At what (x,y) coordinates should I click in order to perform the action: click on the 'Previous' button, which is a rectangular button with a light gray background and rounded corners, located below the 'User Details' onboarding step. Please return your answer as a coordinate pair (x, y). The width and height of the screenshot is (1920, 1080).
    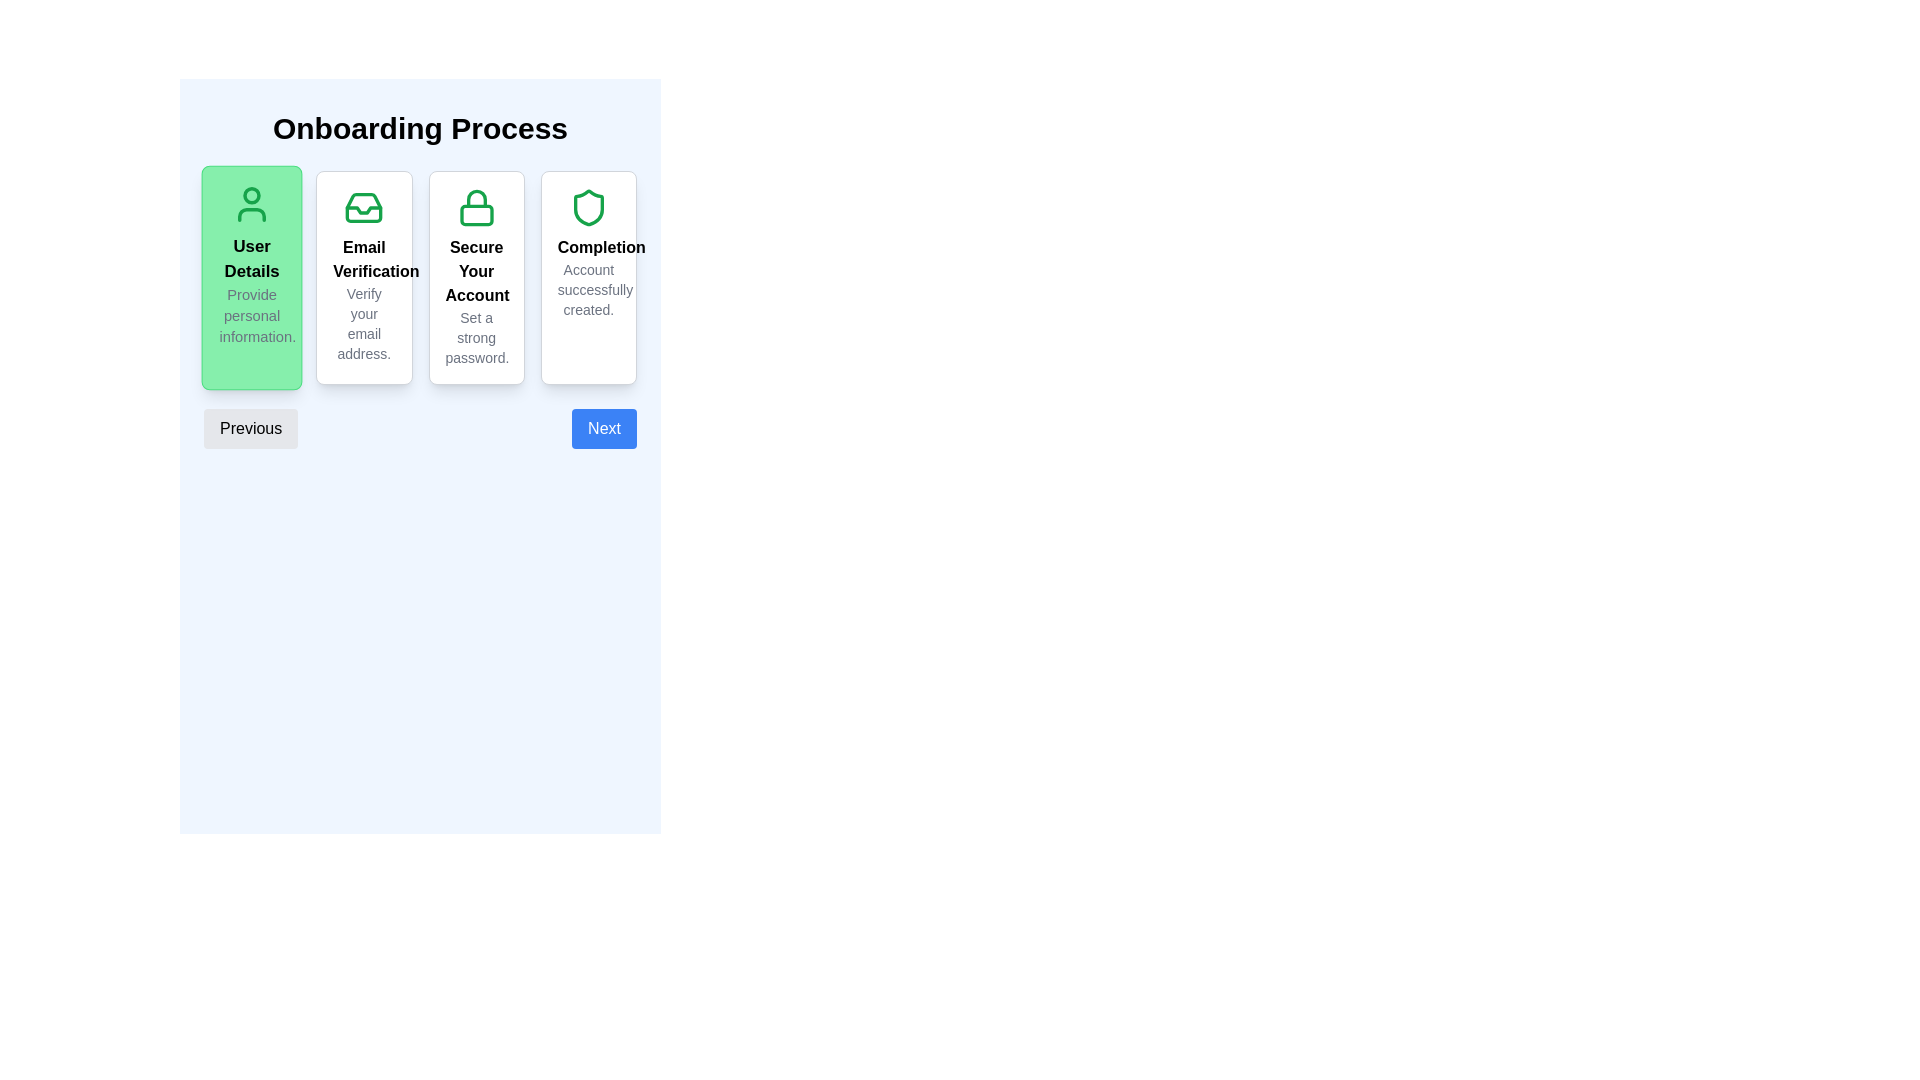
    Looking at the image, I should click on (250, 427).